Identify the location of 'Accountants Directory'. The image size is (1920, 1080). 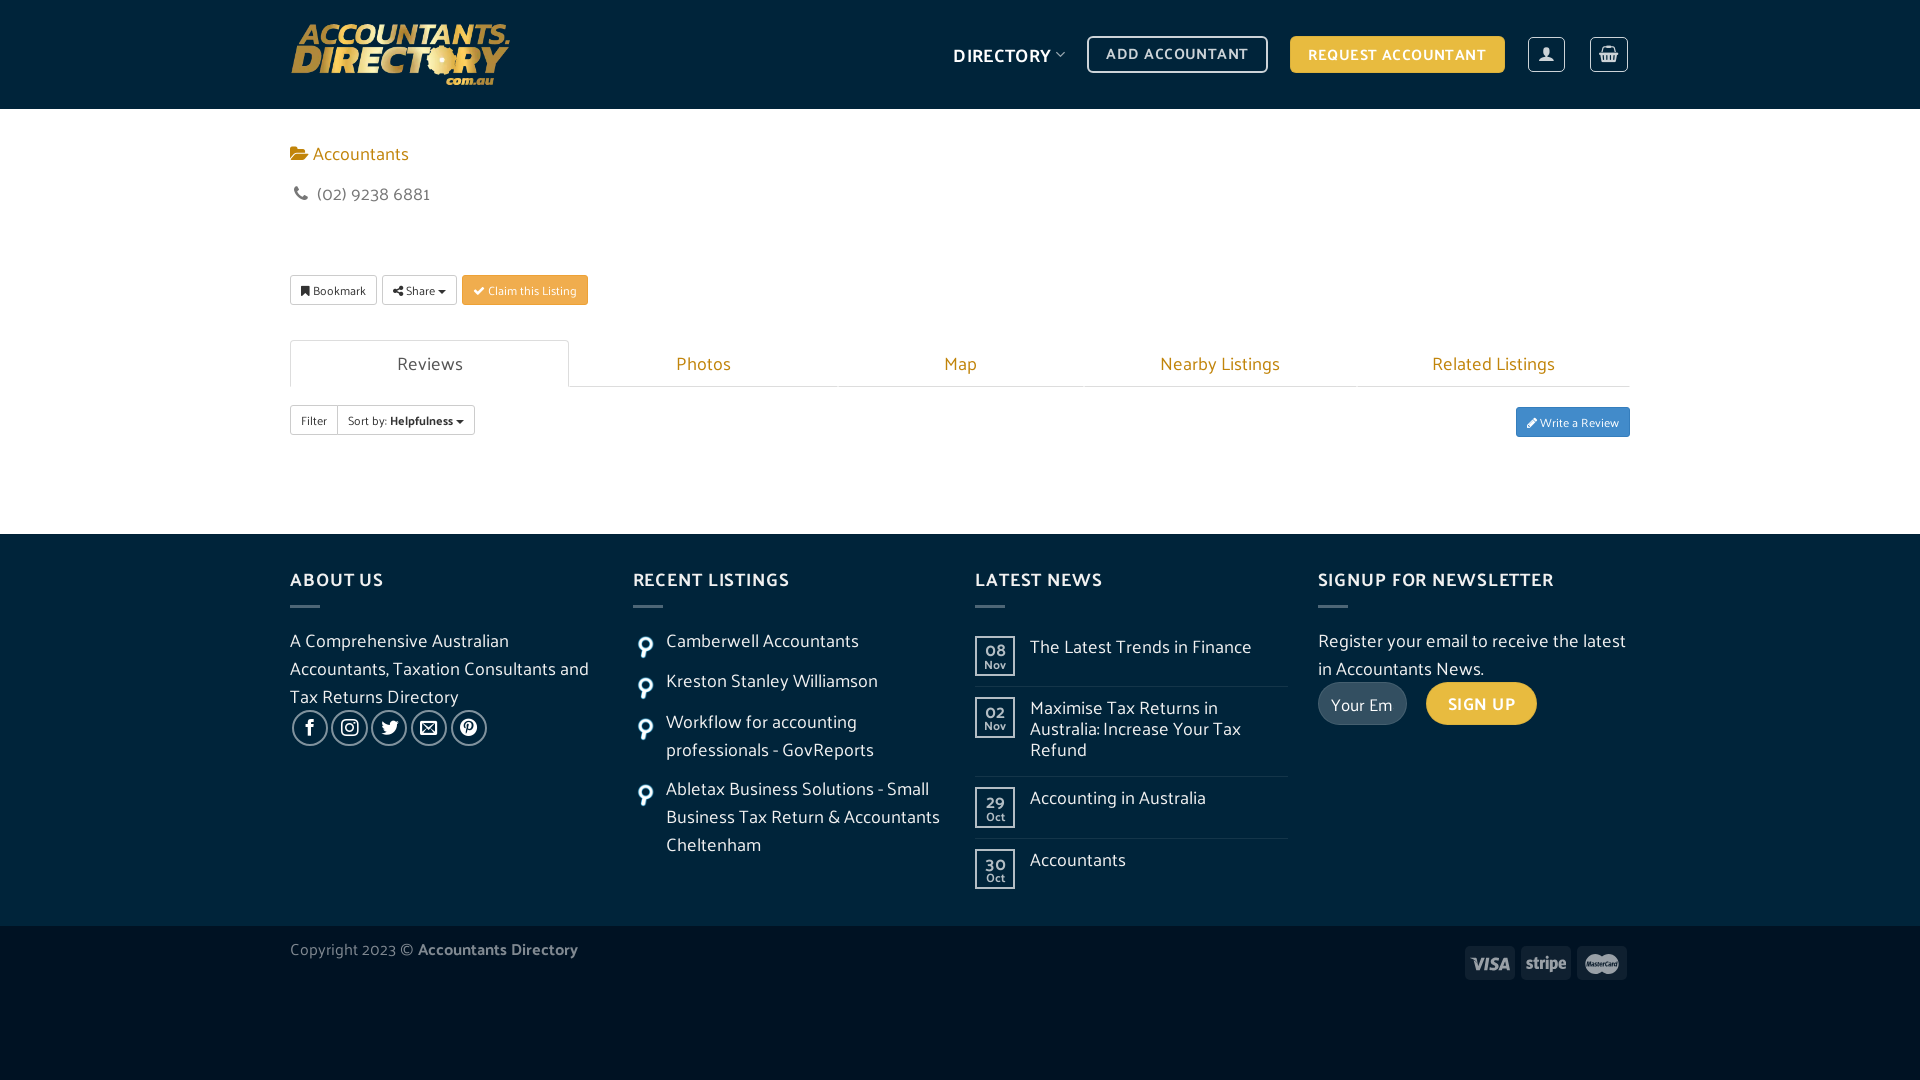
(288, 53).